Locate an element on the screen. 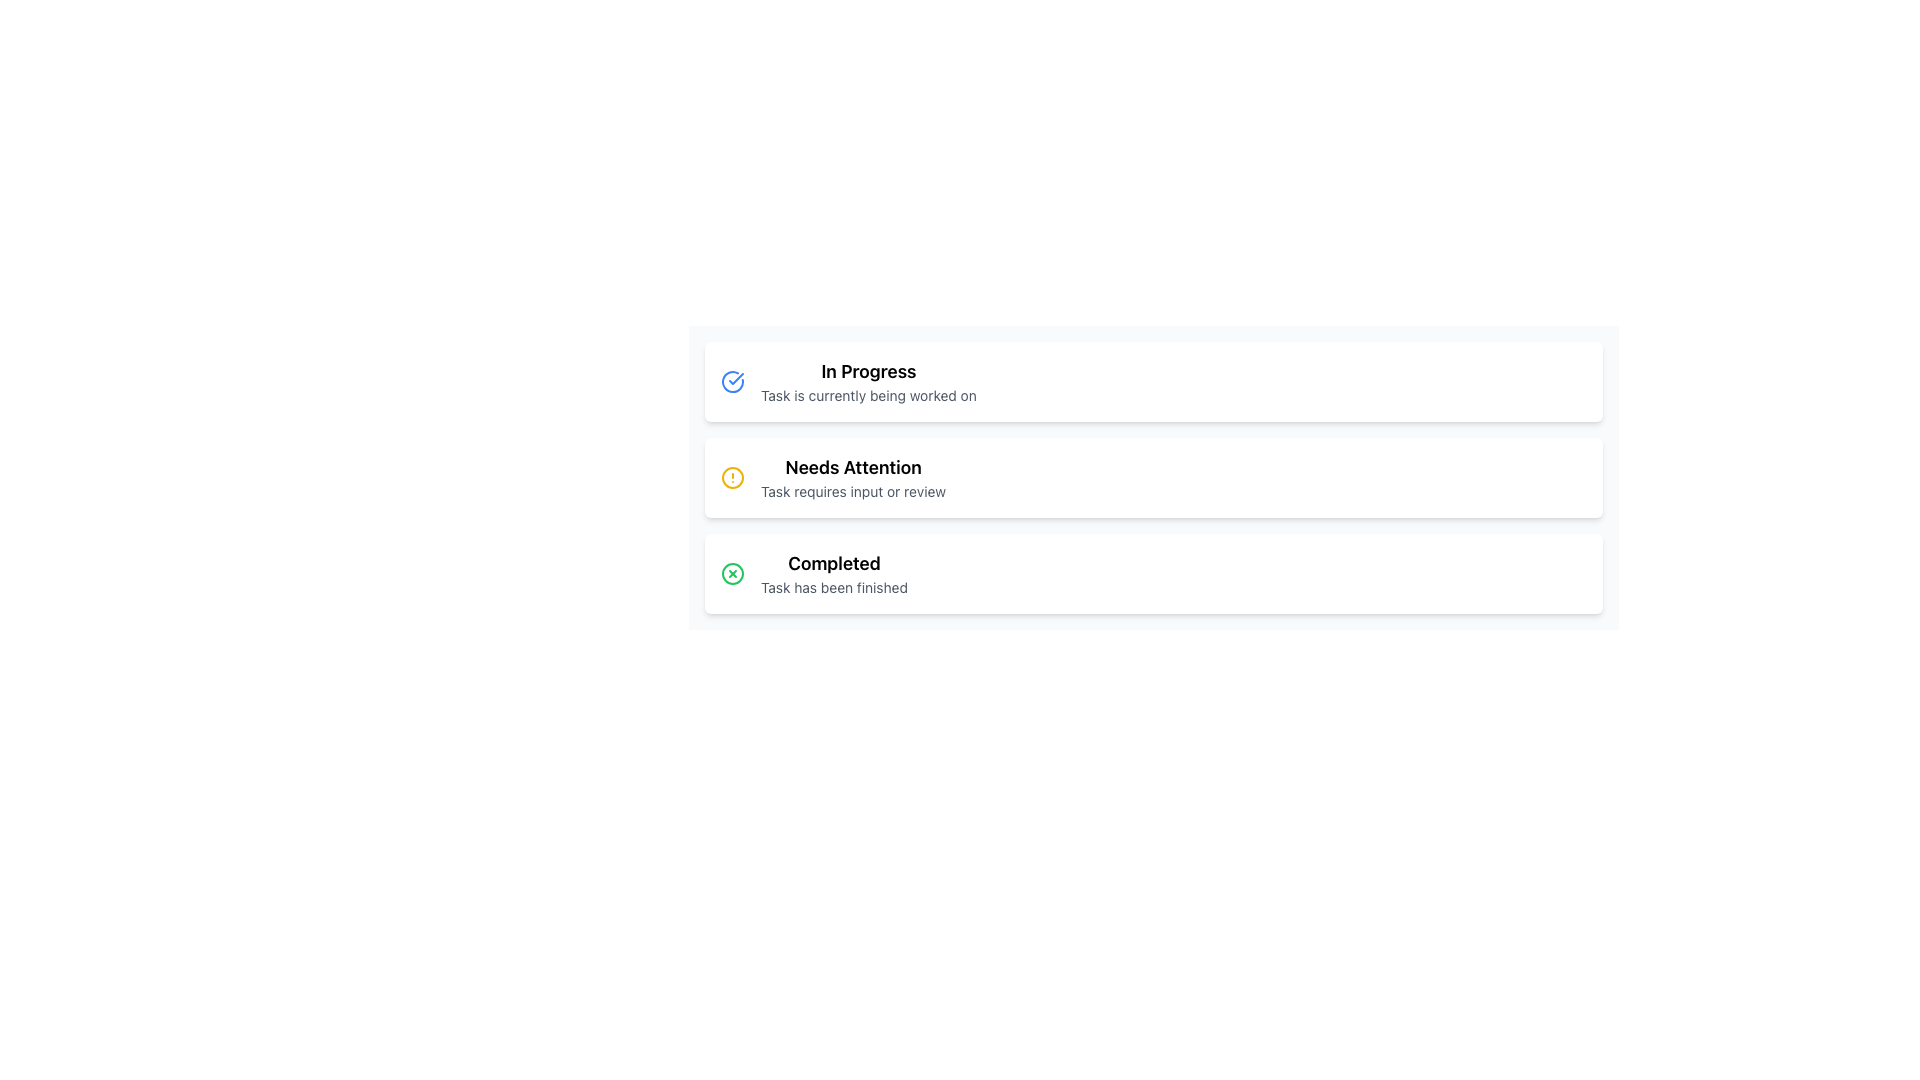  the Informational Card that displays 'Needs Attention', which is located below the 'In Progress' section and above the 'Completed' section in a vertical stack is located at coordinates (1153, 478).